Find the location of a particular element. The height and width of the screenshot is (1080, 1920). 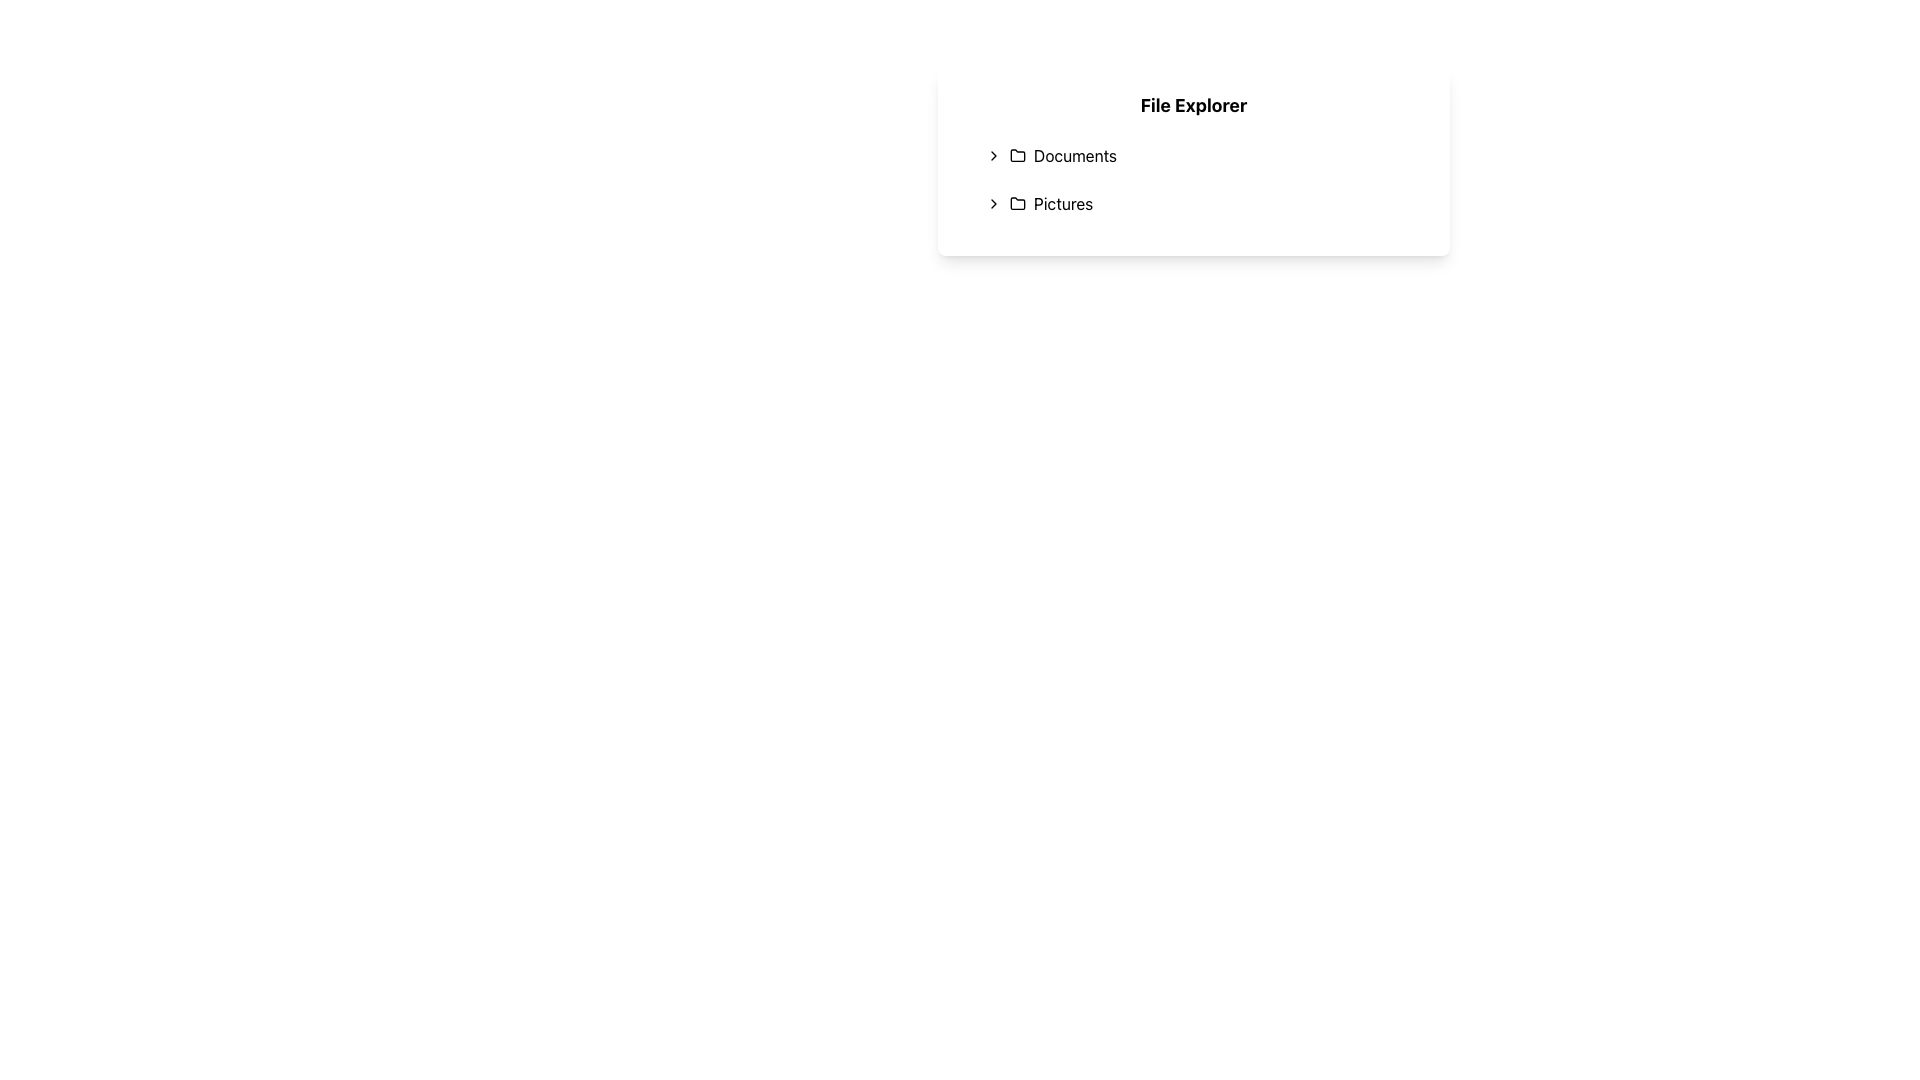

the right-facing Chevron icon is located at coordinates (993, 204).